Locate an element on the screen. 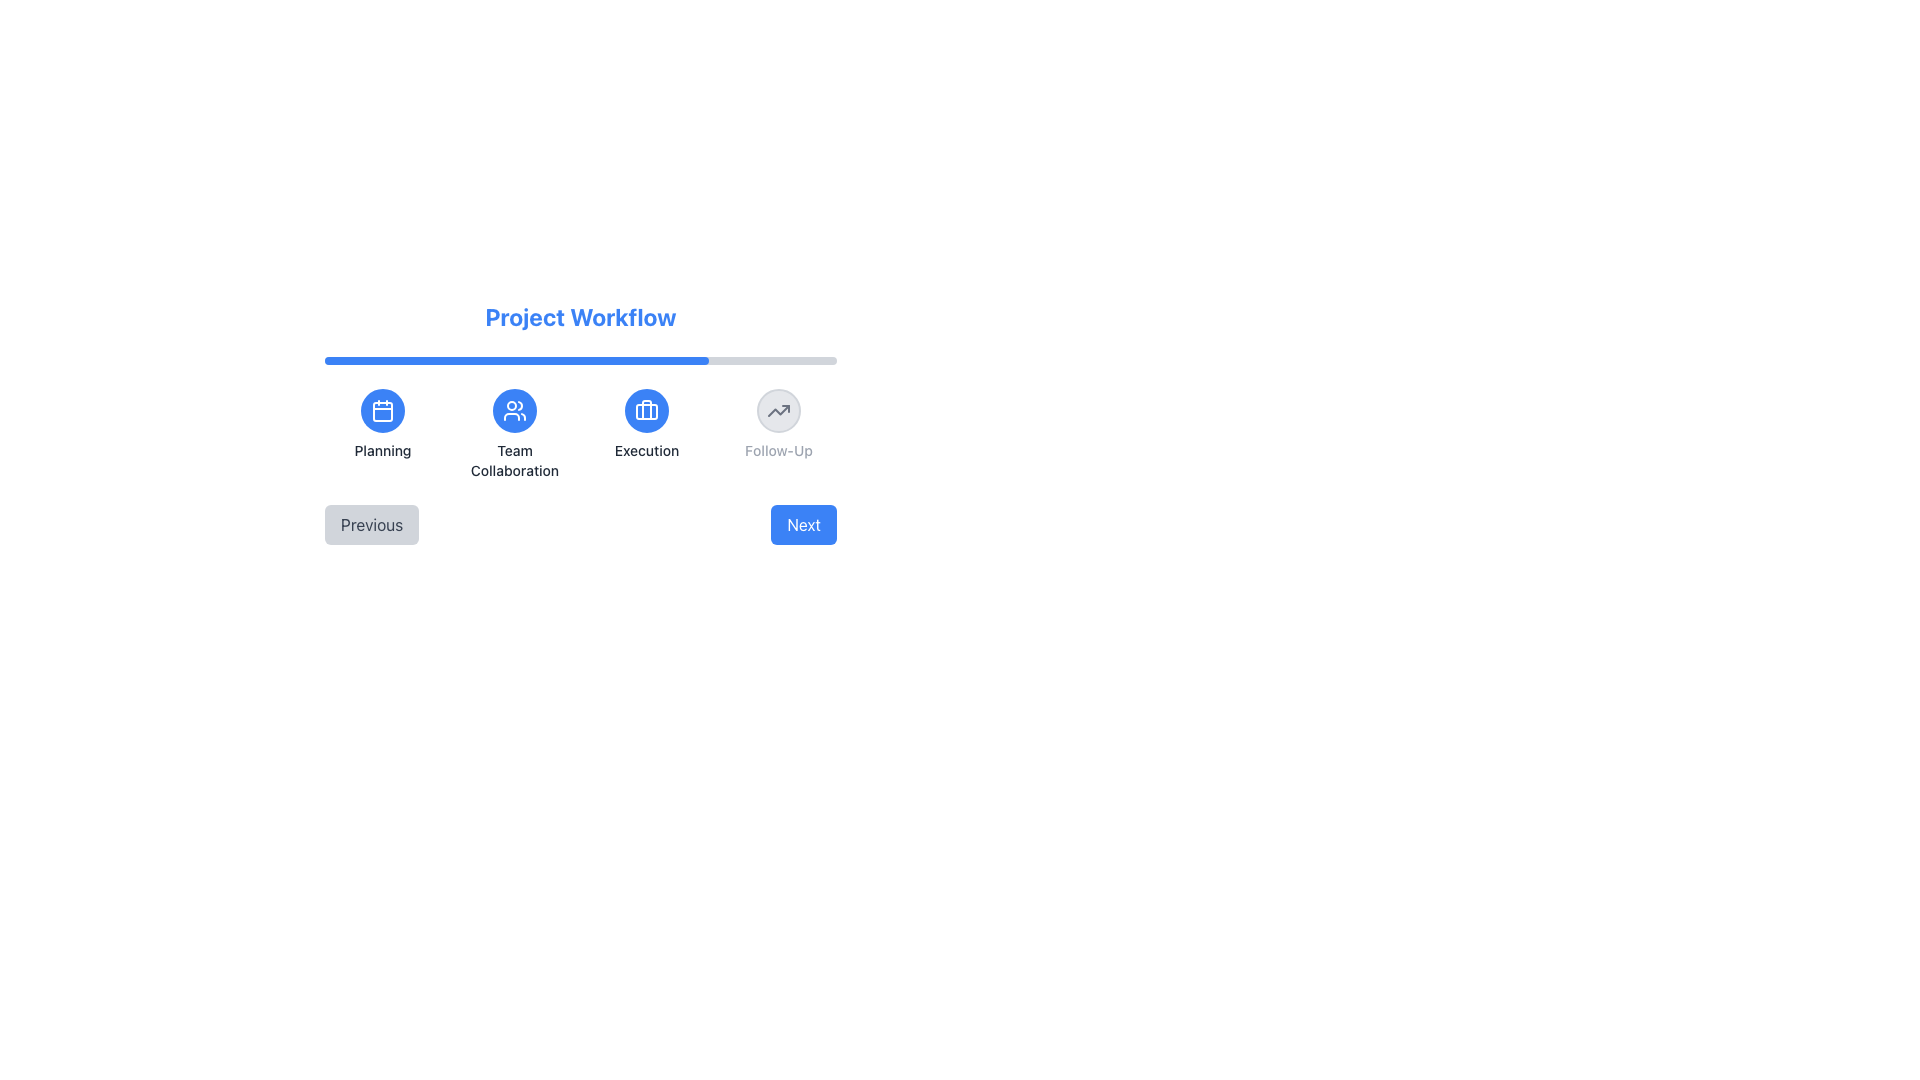 This screenshot has height=1080, width=1920. the circular blue button with a white border and icon of two human figures is located at coordinates (514, 410).